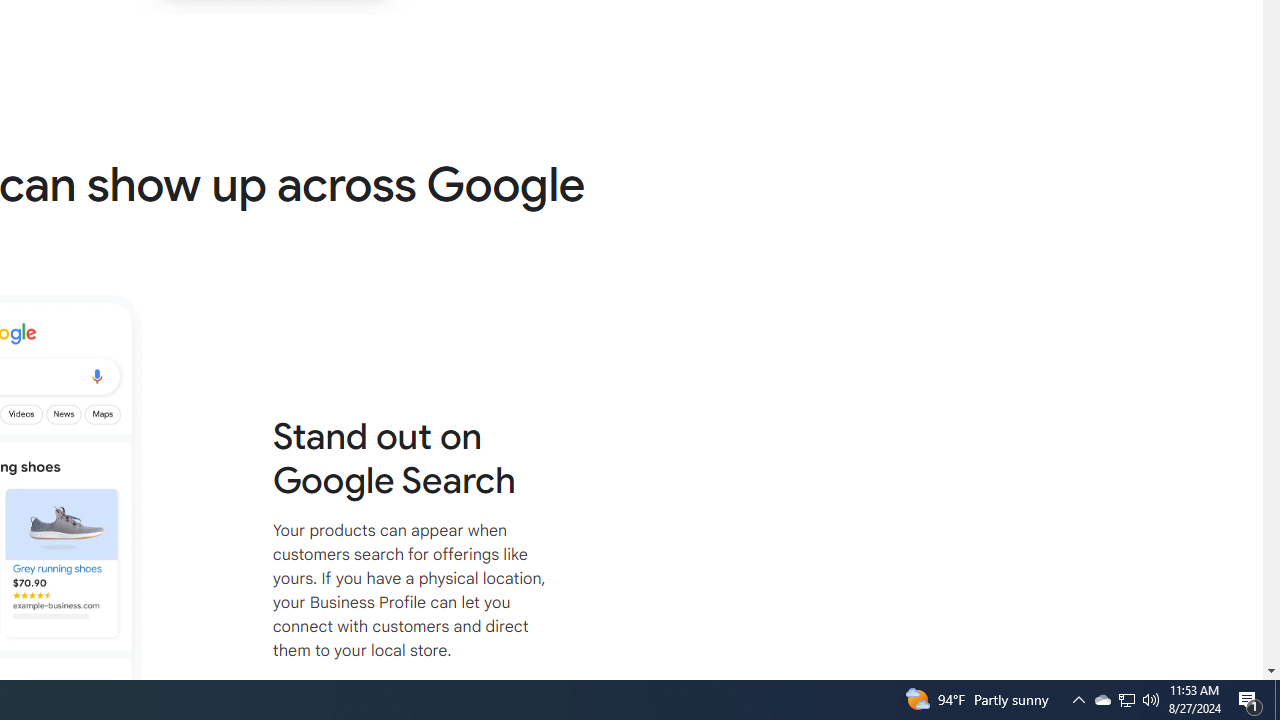 Image resolution: width=1280 pixels, height=720 pixels. I want to click on 'User Promoted Notification Area', so click(1127, 698).